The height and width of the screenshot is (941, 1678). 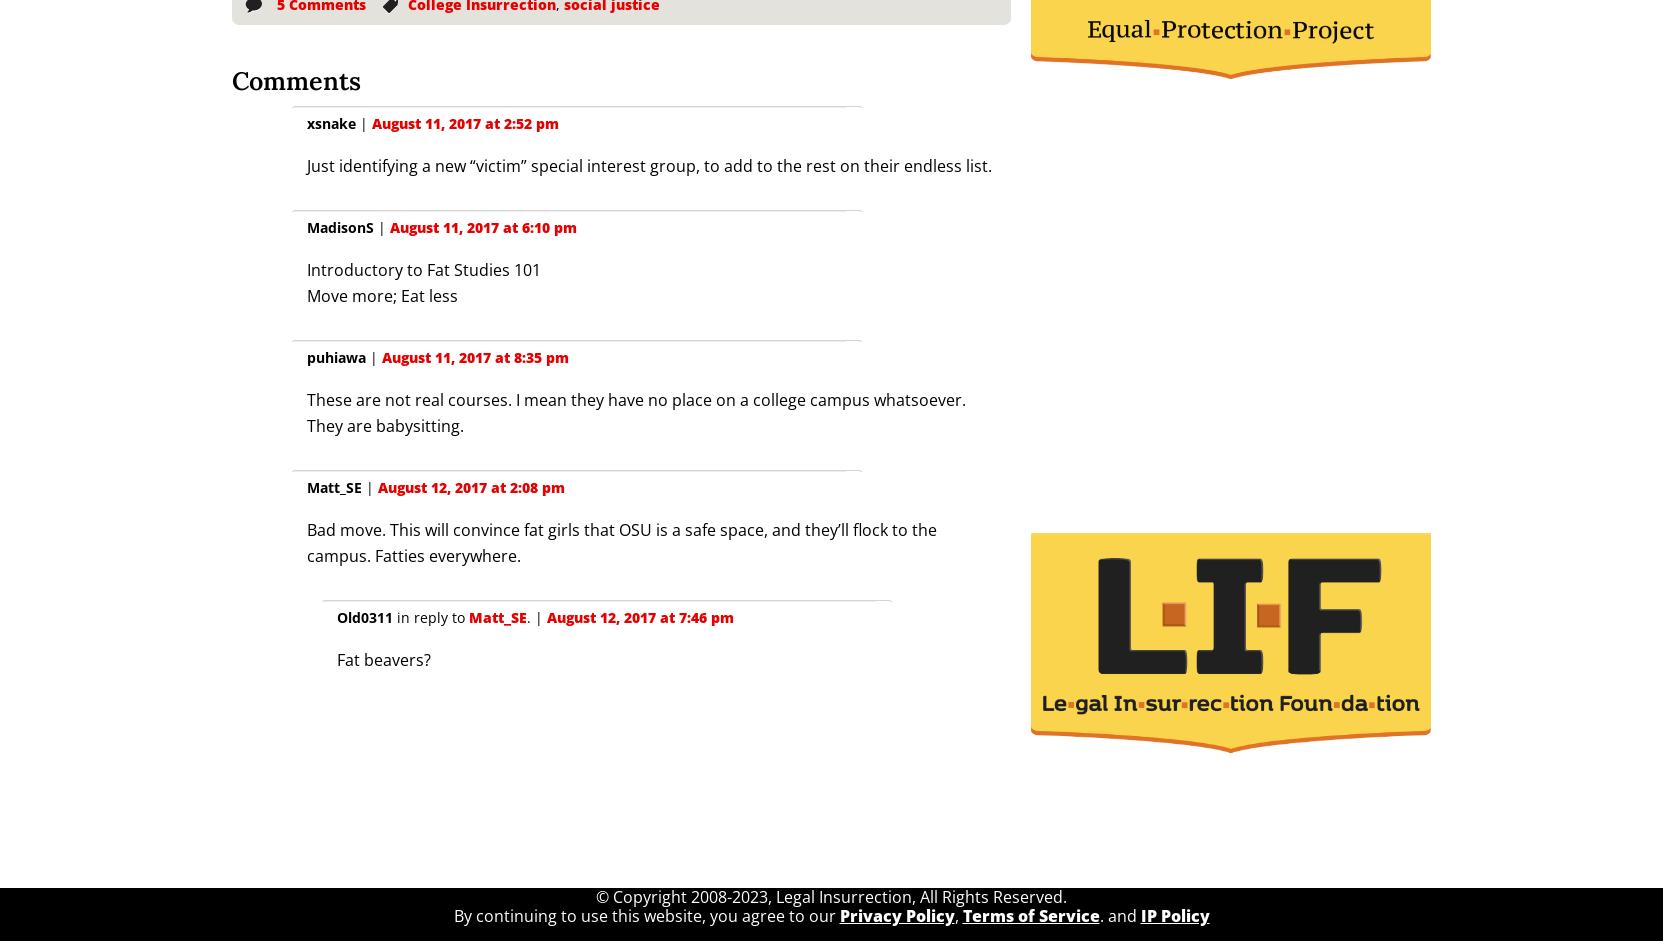 What do you see at coordinates (830, 896) in the screenshot?
I see `'© Copyright 2008-2023, Legal Insurrection, All Rights Reserved.'` at bounding box center [830, 896].